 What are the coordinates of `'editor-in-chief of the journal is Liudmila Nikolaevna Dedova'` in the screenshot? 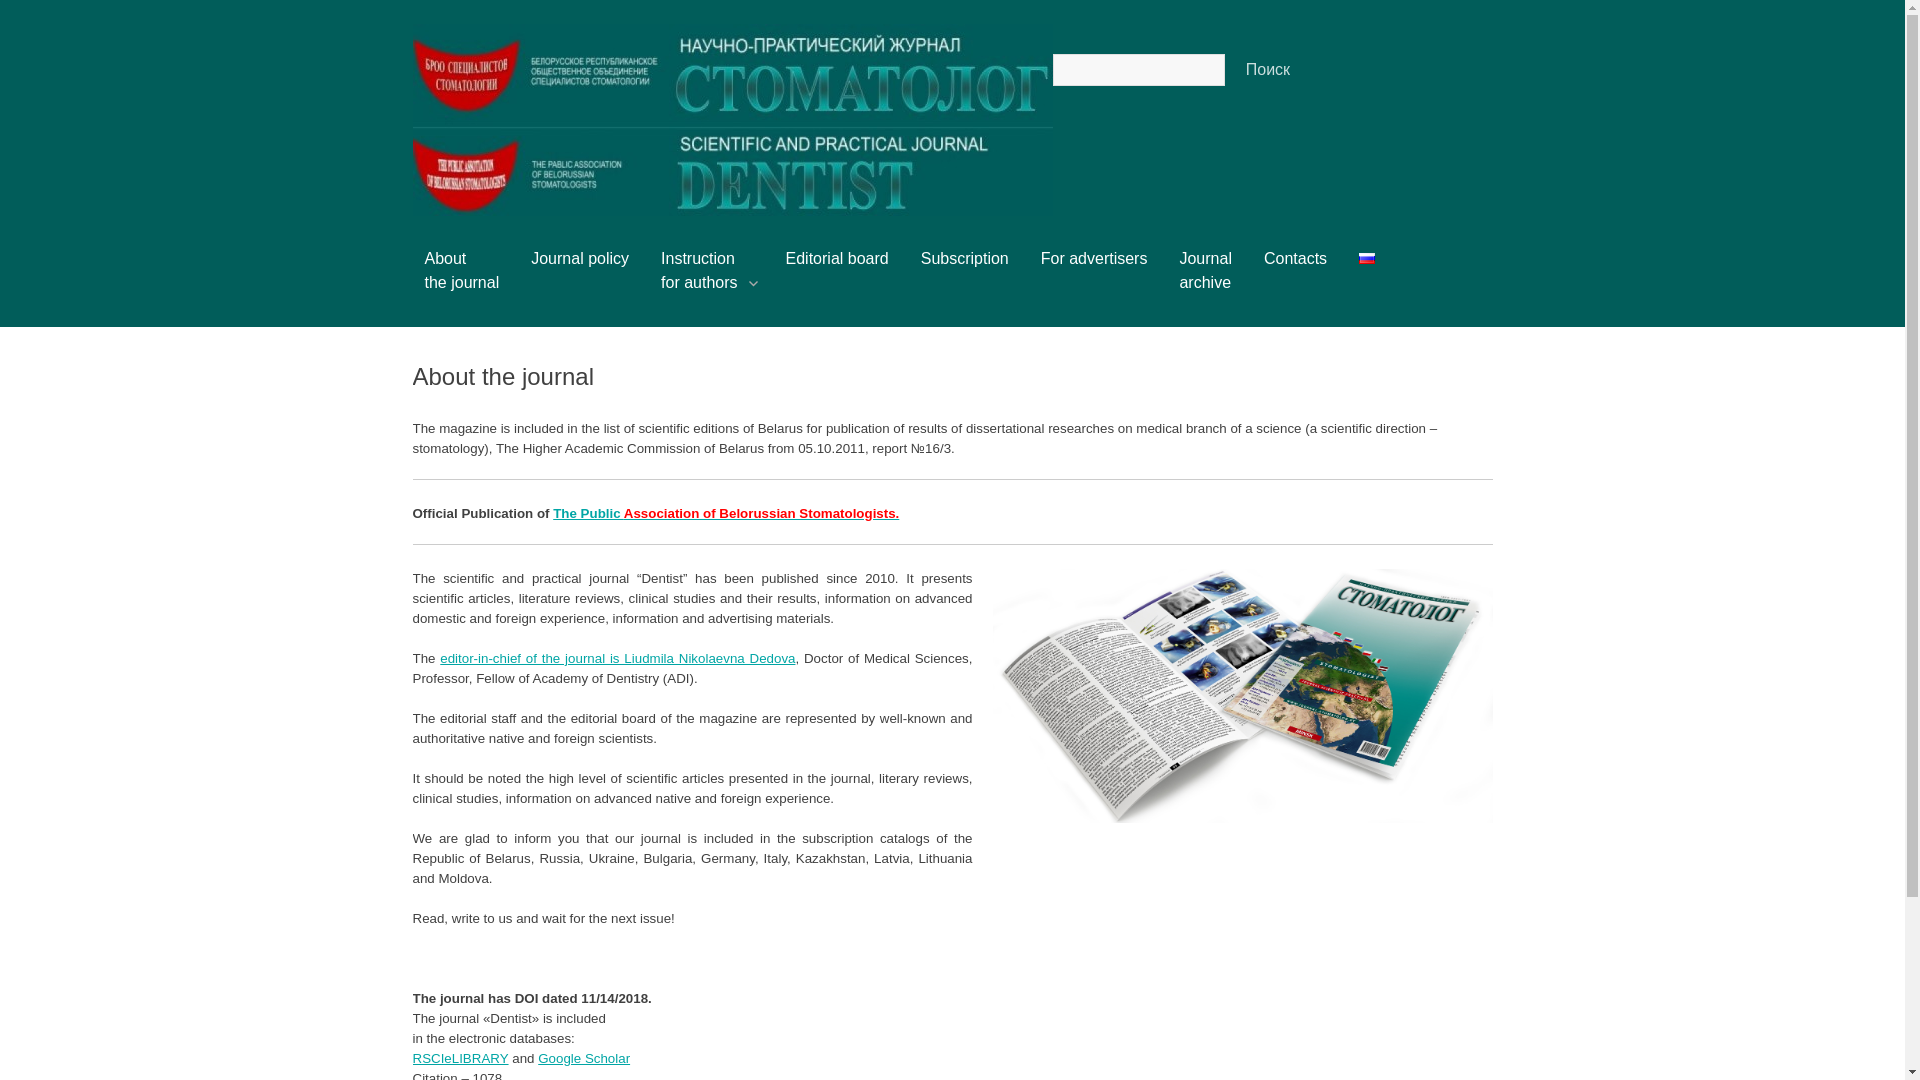 It's located at (616, 658).